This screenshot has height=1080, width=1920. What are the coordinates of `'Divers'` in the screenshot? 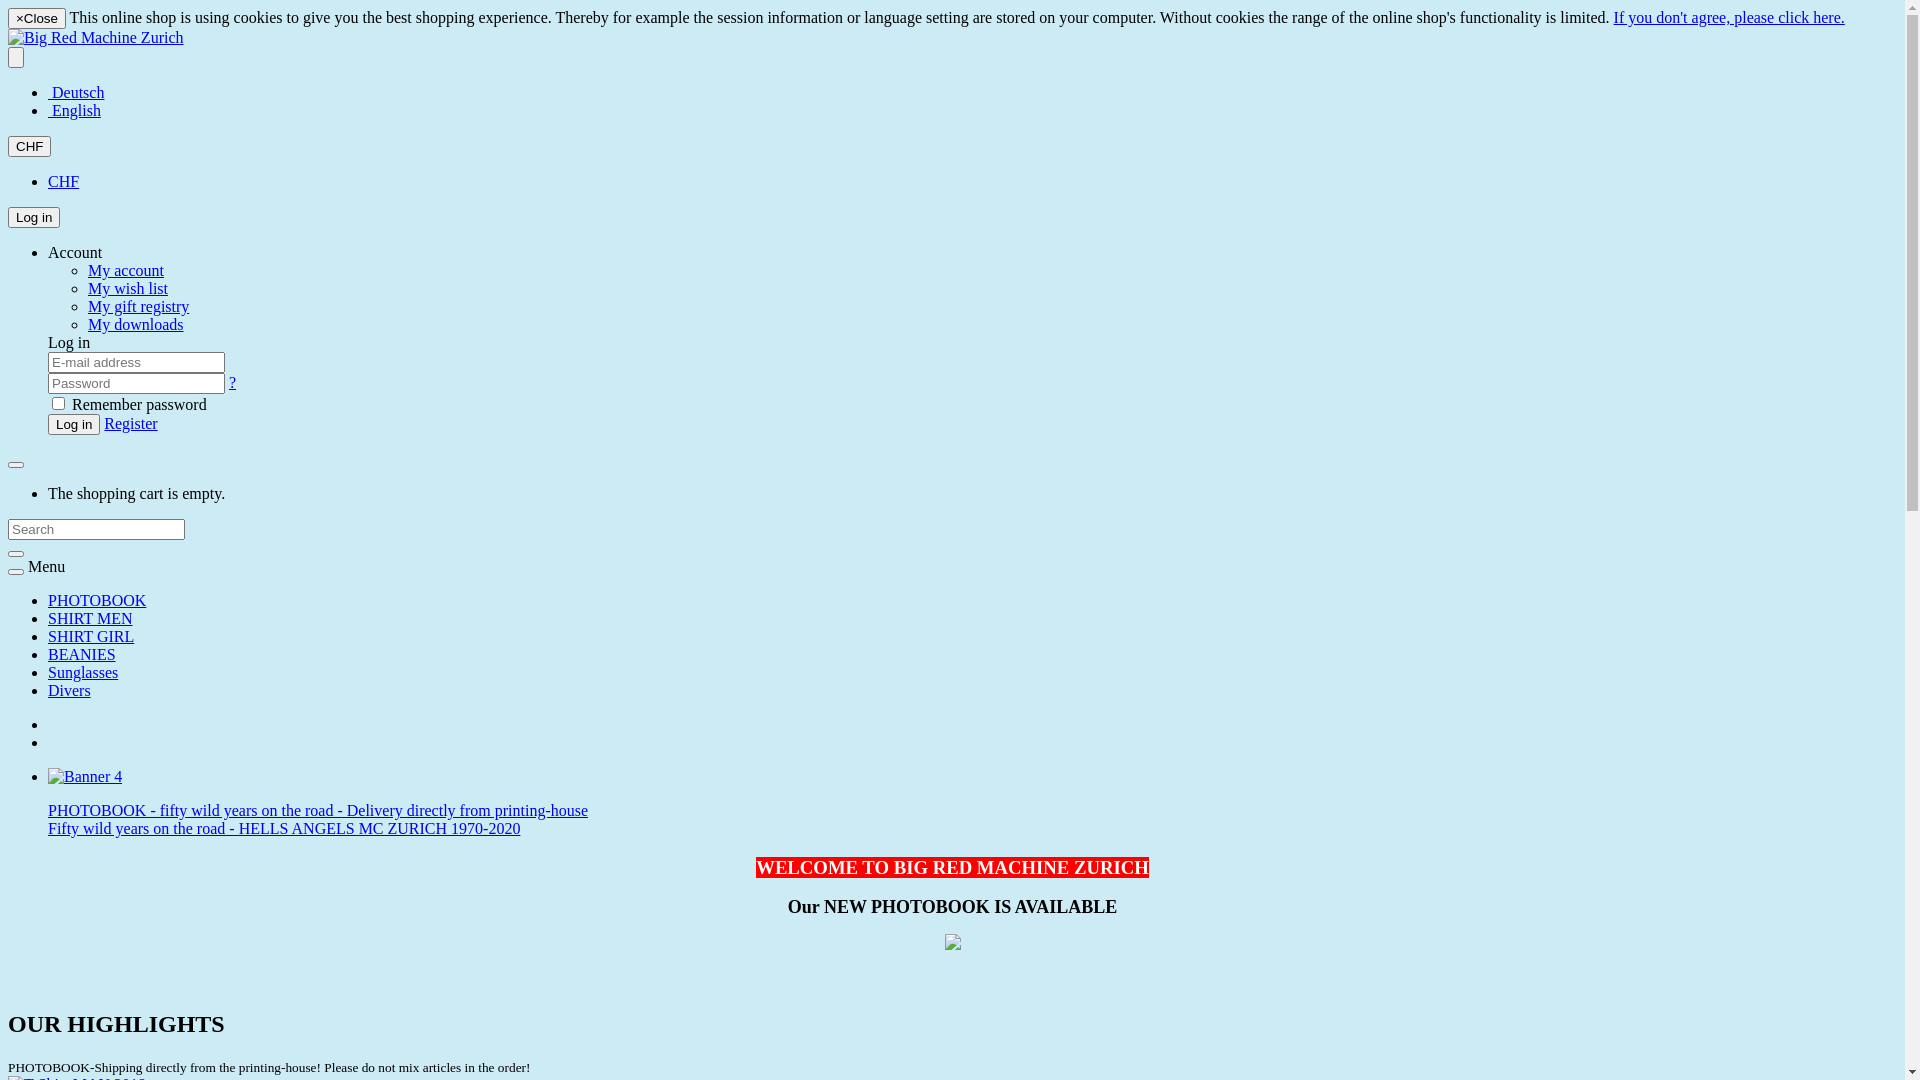 It's located at (69, 689).